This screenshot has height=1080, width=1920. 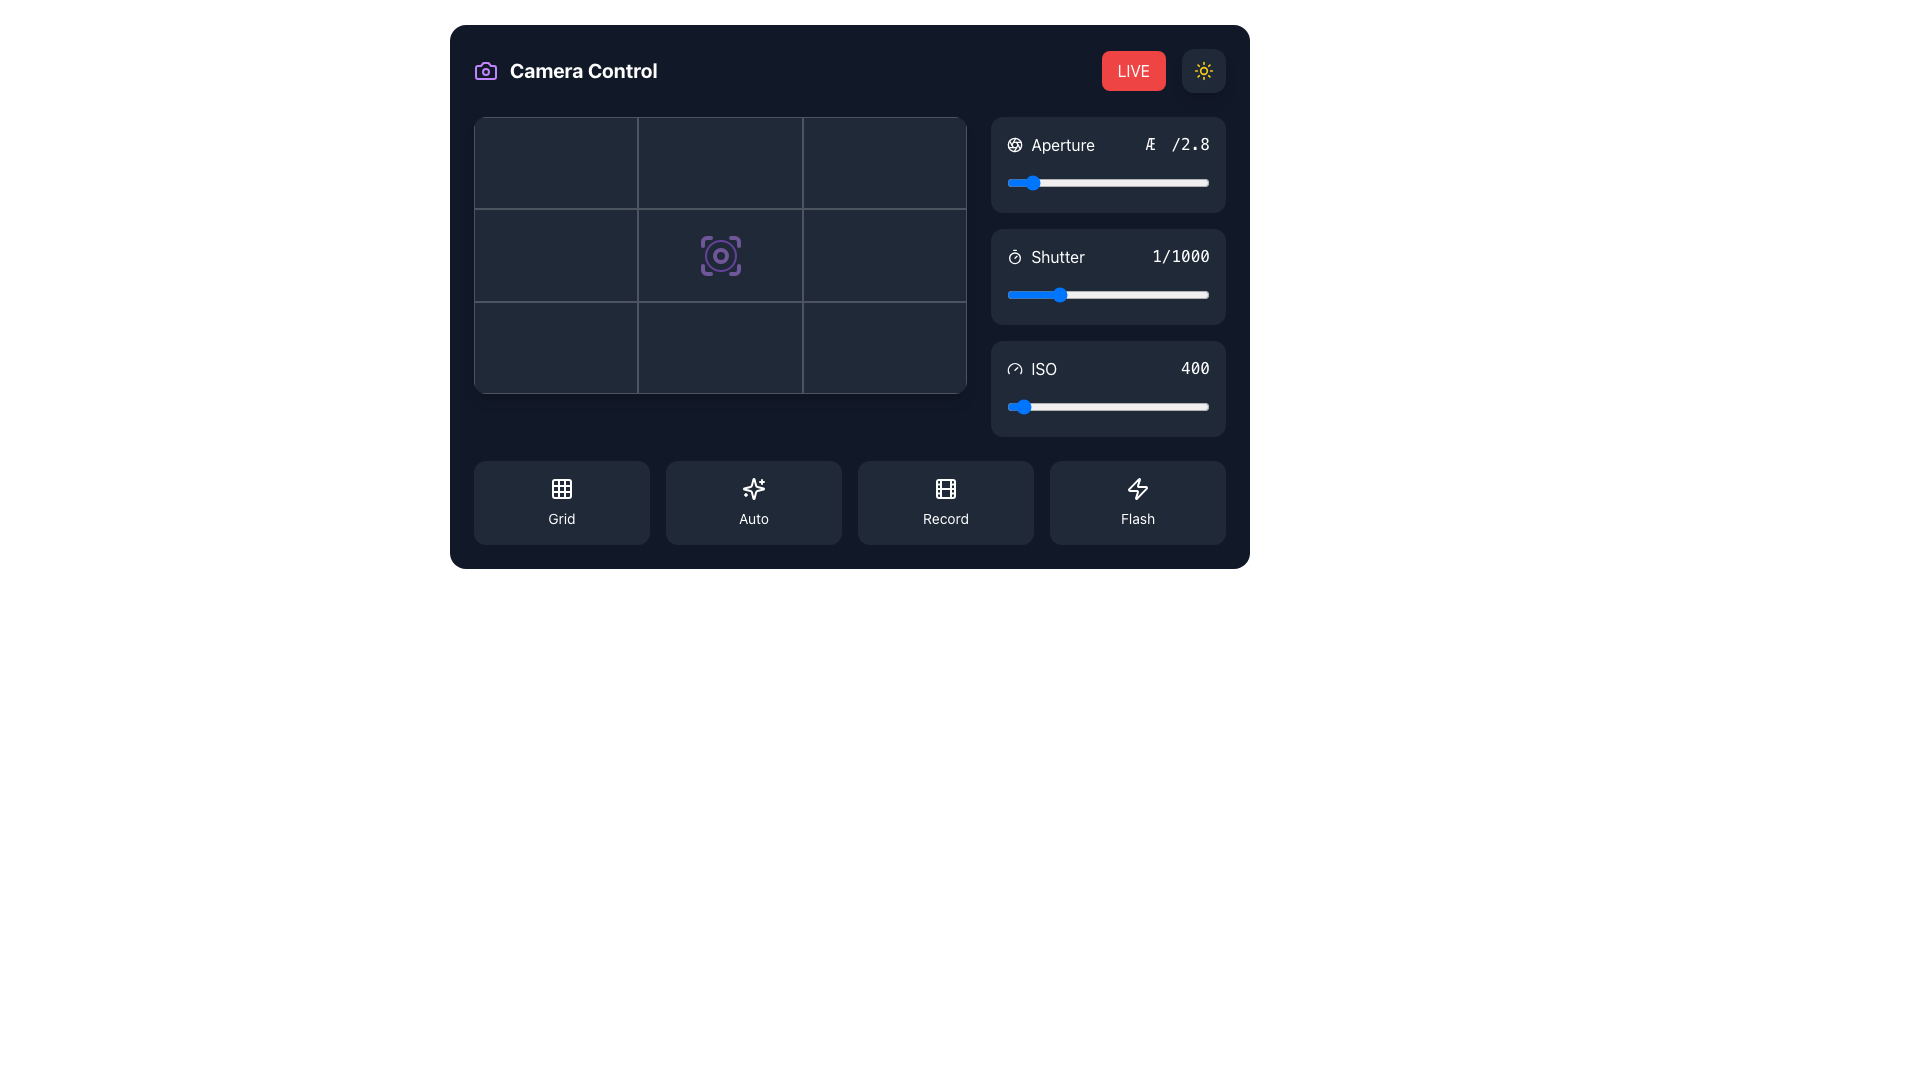 What do you see at coordinates (1087, 294) in the screenshot?
I see `the shutter speed` at bounding box center [1087, 294].